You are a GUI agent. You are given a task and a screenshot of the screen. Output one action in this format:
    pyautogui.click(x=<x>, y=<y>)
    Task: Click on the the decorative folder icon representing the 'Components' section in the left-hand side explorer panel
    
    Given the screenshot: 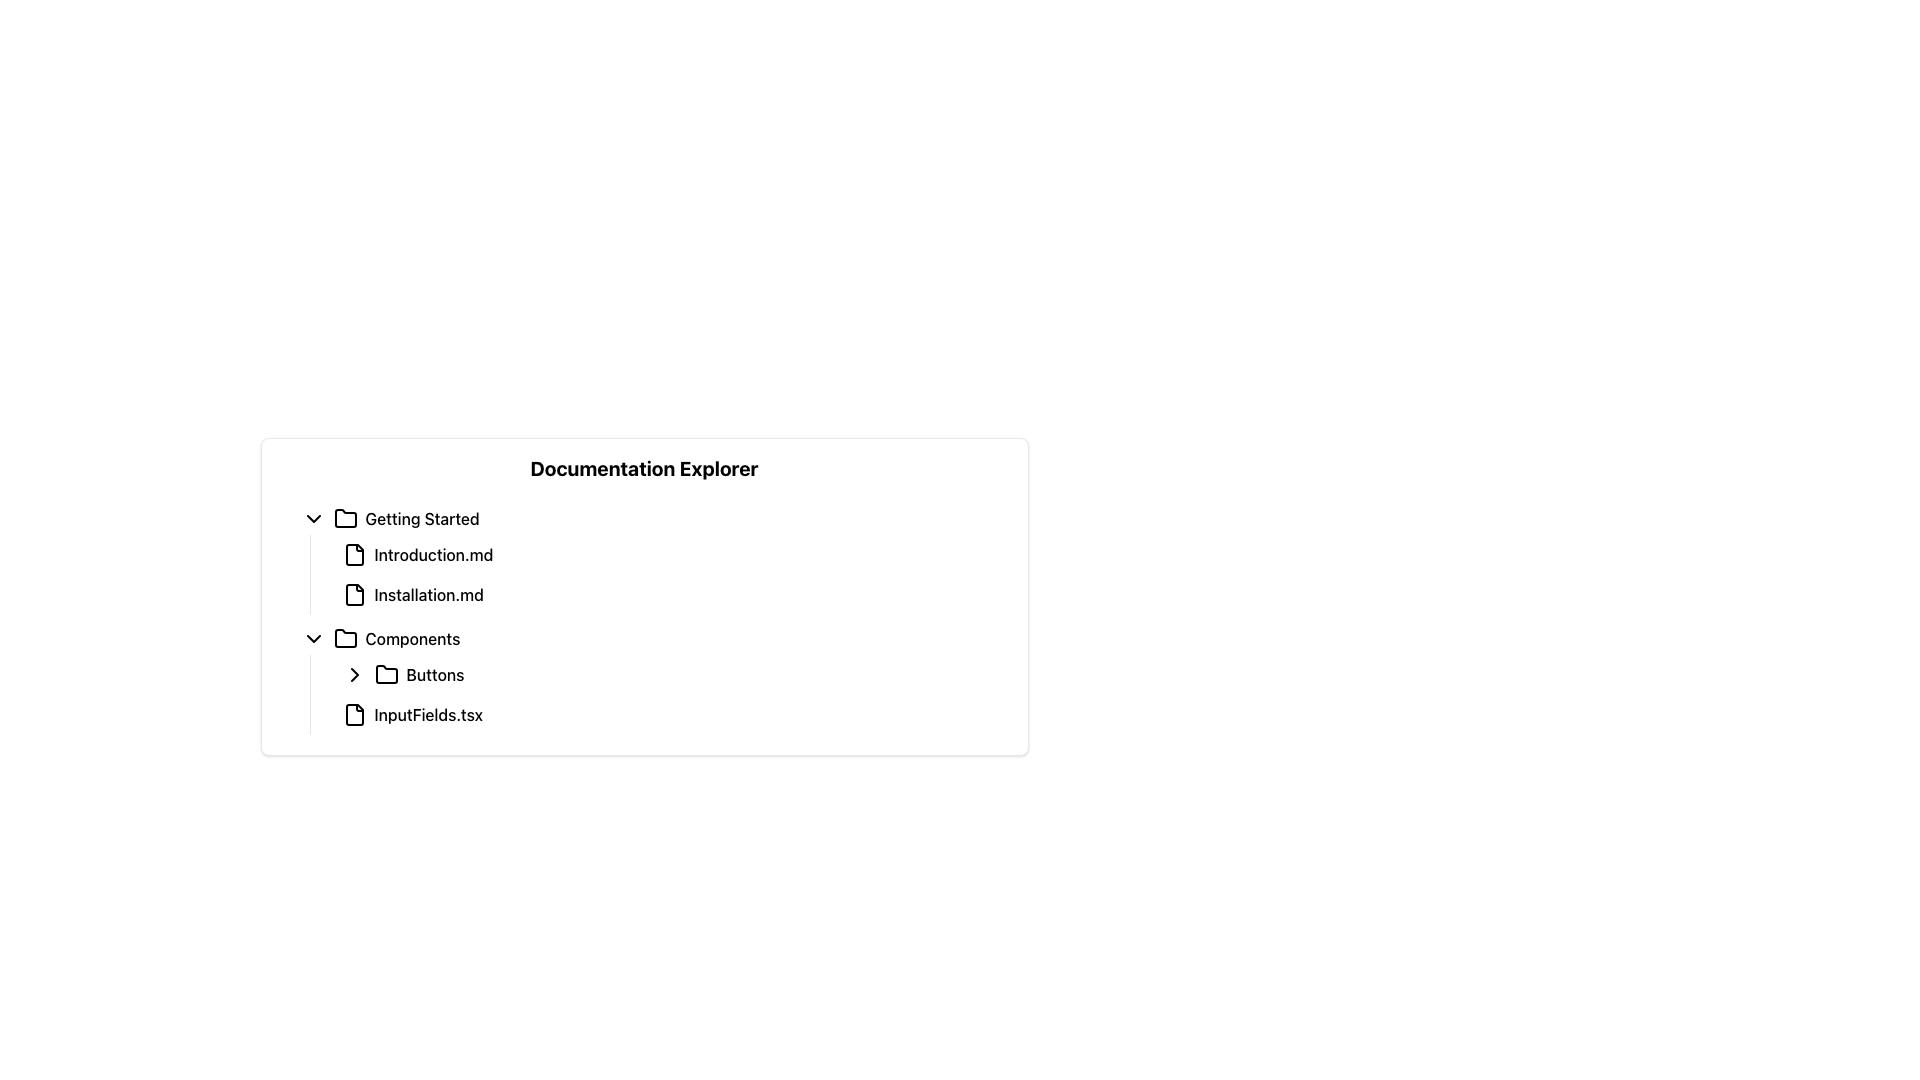 What is the action you would take?
    pyautogui.click(x=345, y=639)
    